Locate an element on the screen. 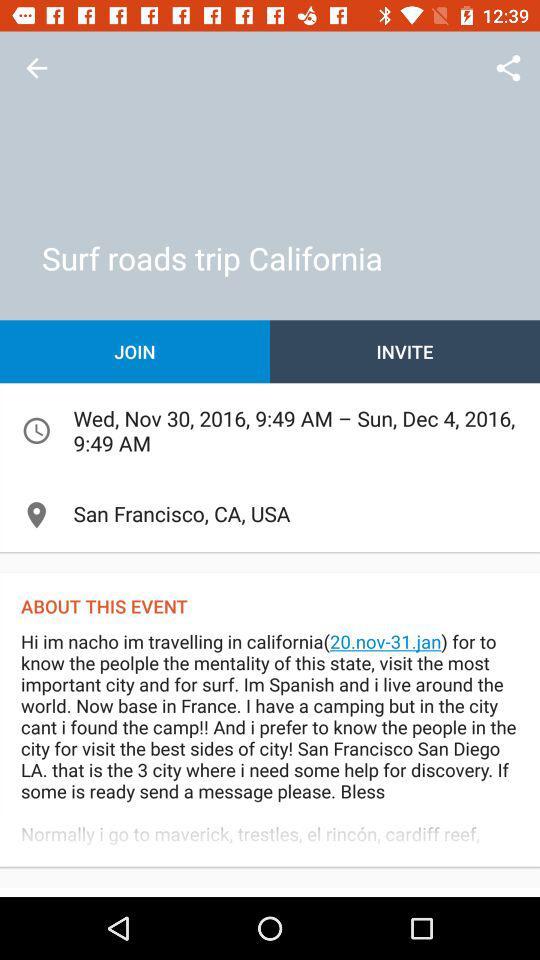  the invite item is located at coordinates (405, 351).